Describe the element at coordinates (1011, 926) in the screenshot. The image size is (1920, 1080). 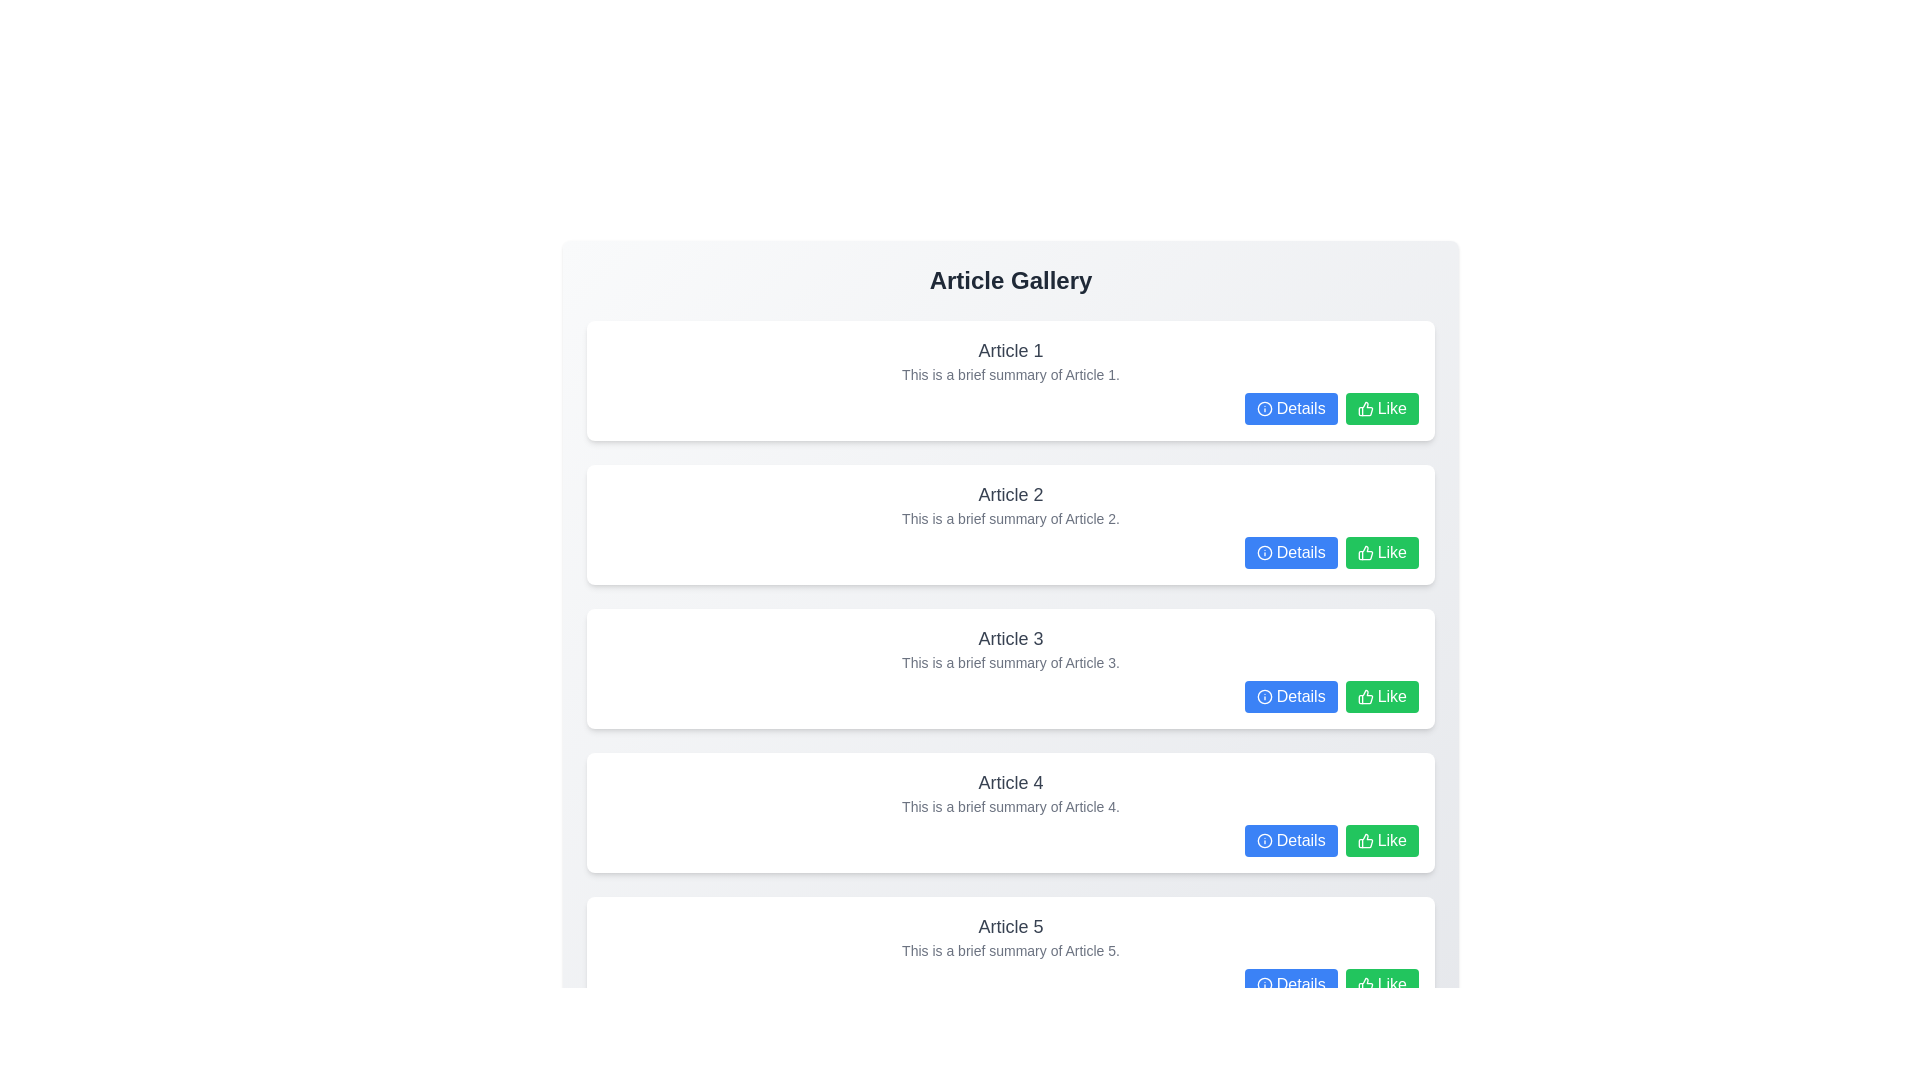
I see `the static text label displaying 'Article 5', which is styled as a heading with a larger, bold font and gray color, located in the fifth section of the article items list` at that location.